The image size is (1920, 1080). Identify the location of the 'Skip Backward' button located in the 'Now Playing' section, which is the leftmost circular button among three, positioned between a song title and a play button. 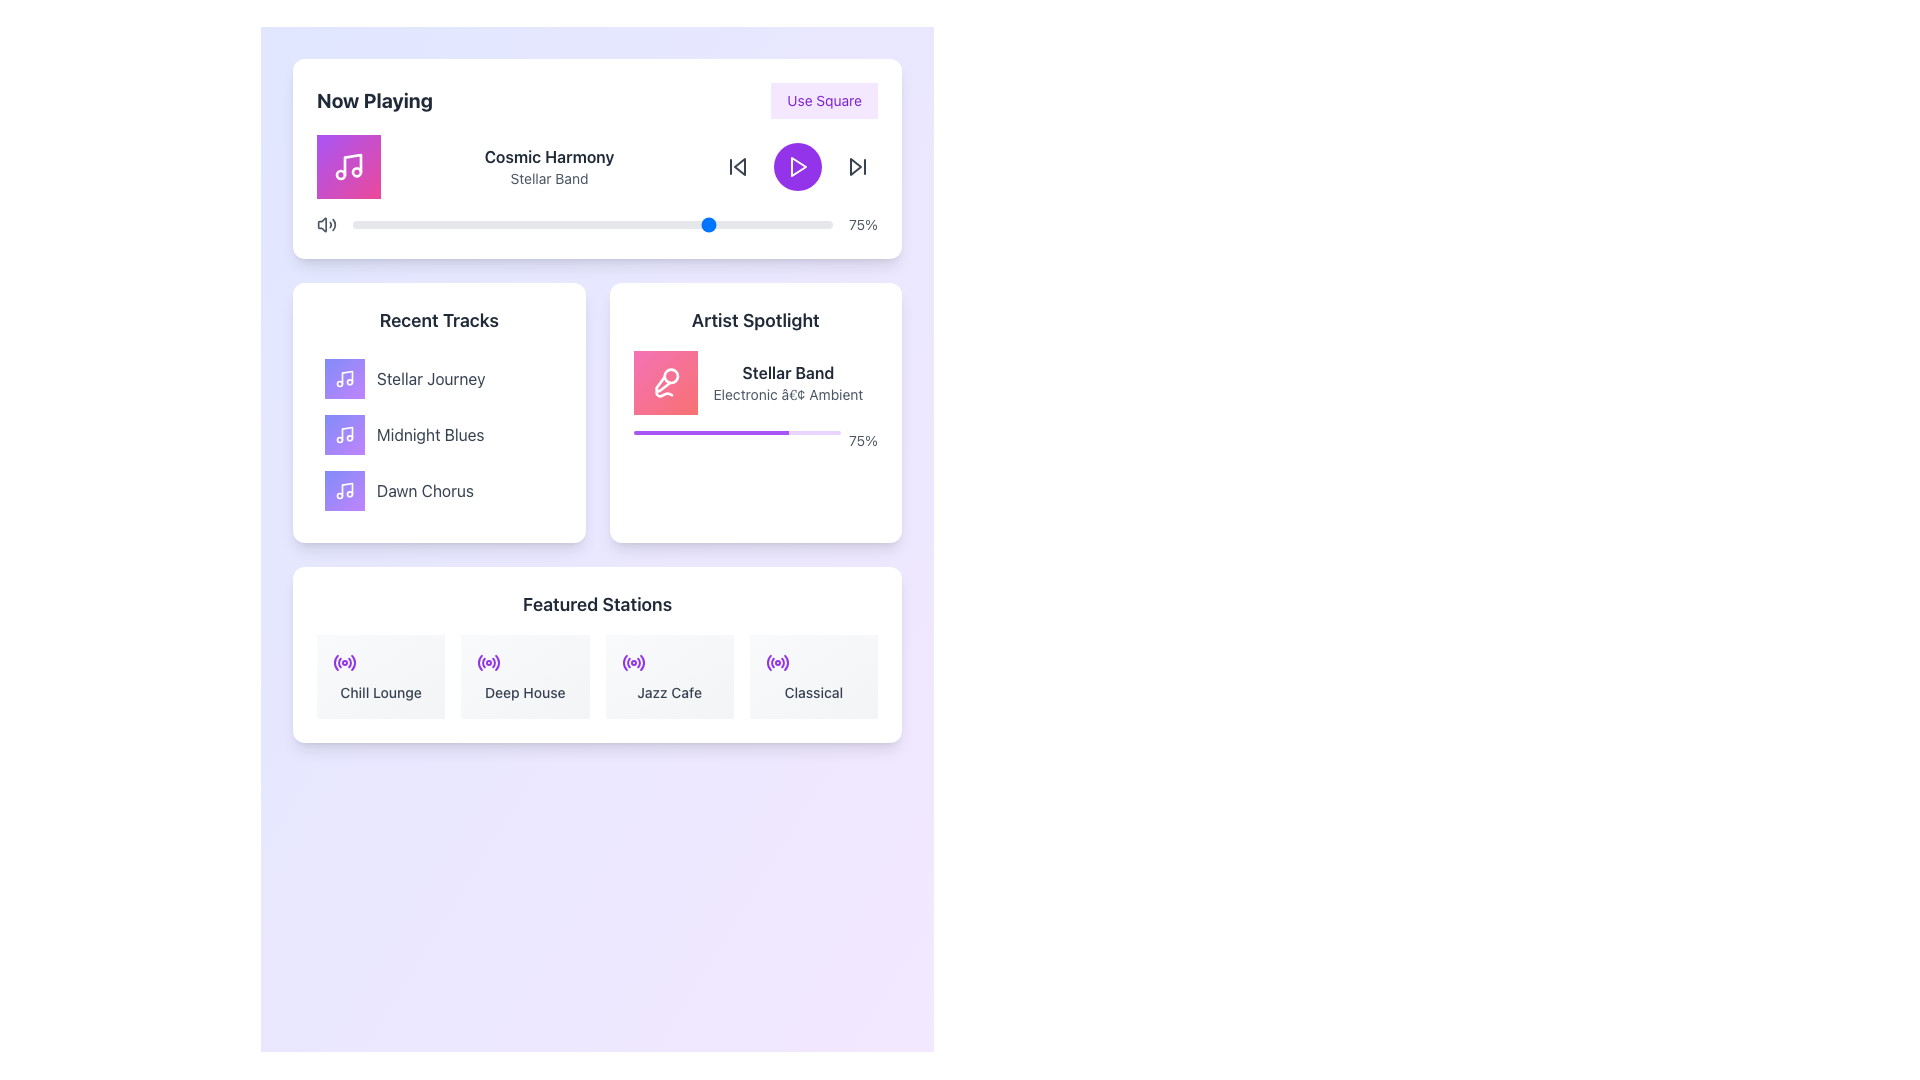
(737, 165).